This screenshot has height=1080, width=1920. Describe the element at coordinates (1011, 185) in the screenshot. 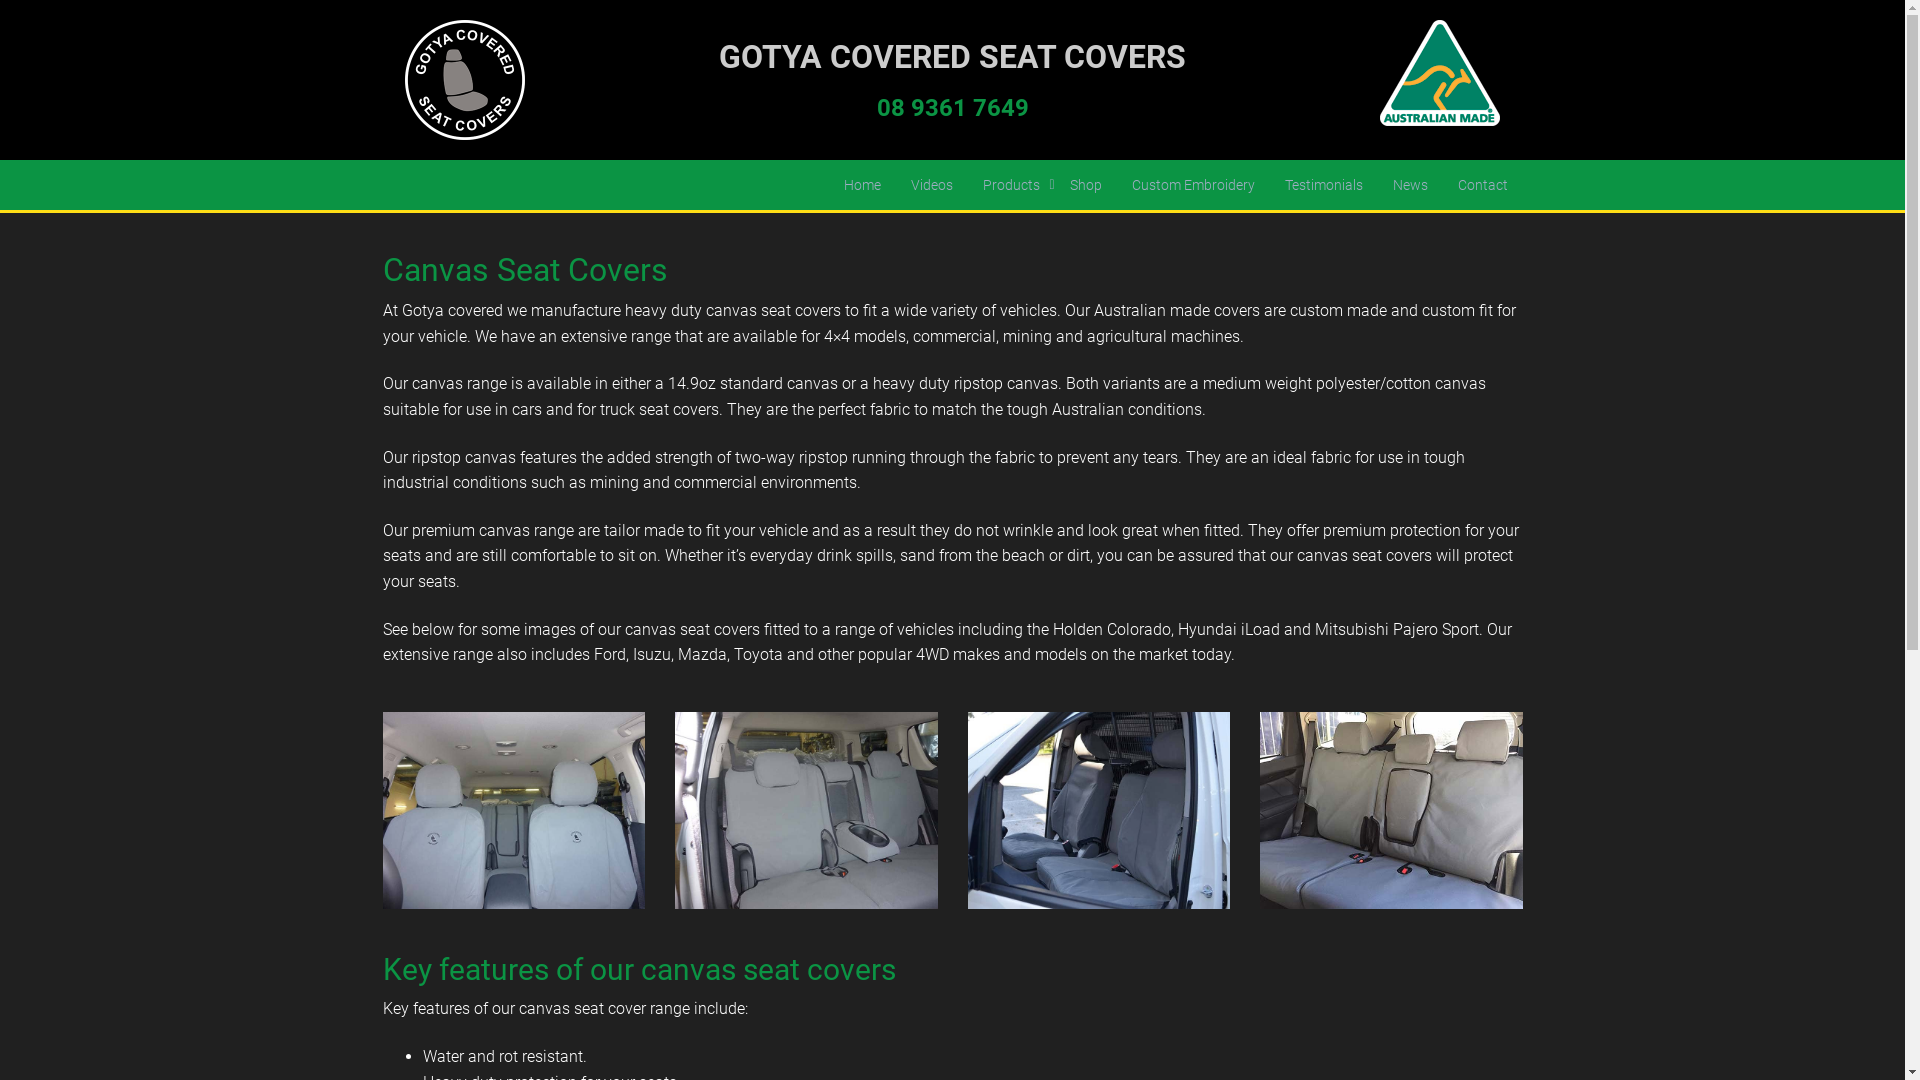

I see `'Products'` at that location.